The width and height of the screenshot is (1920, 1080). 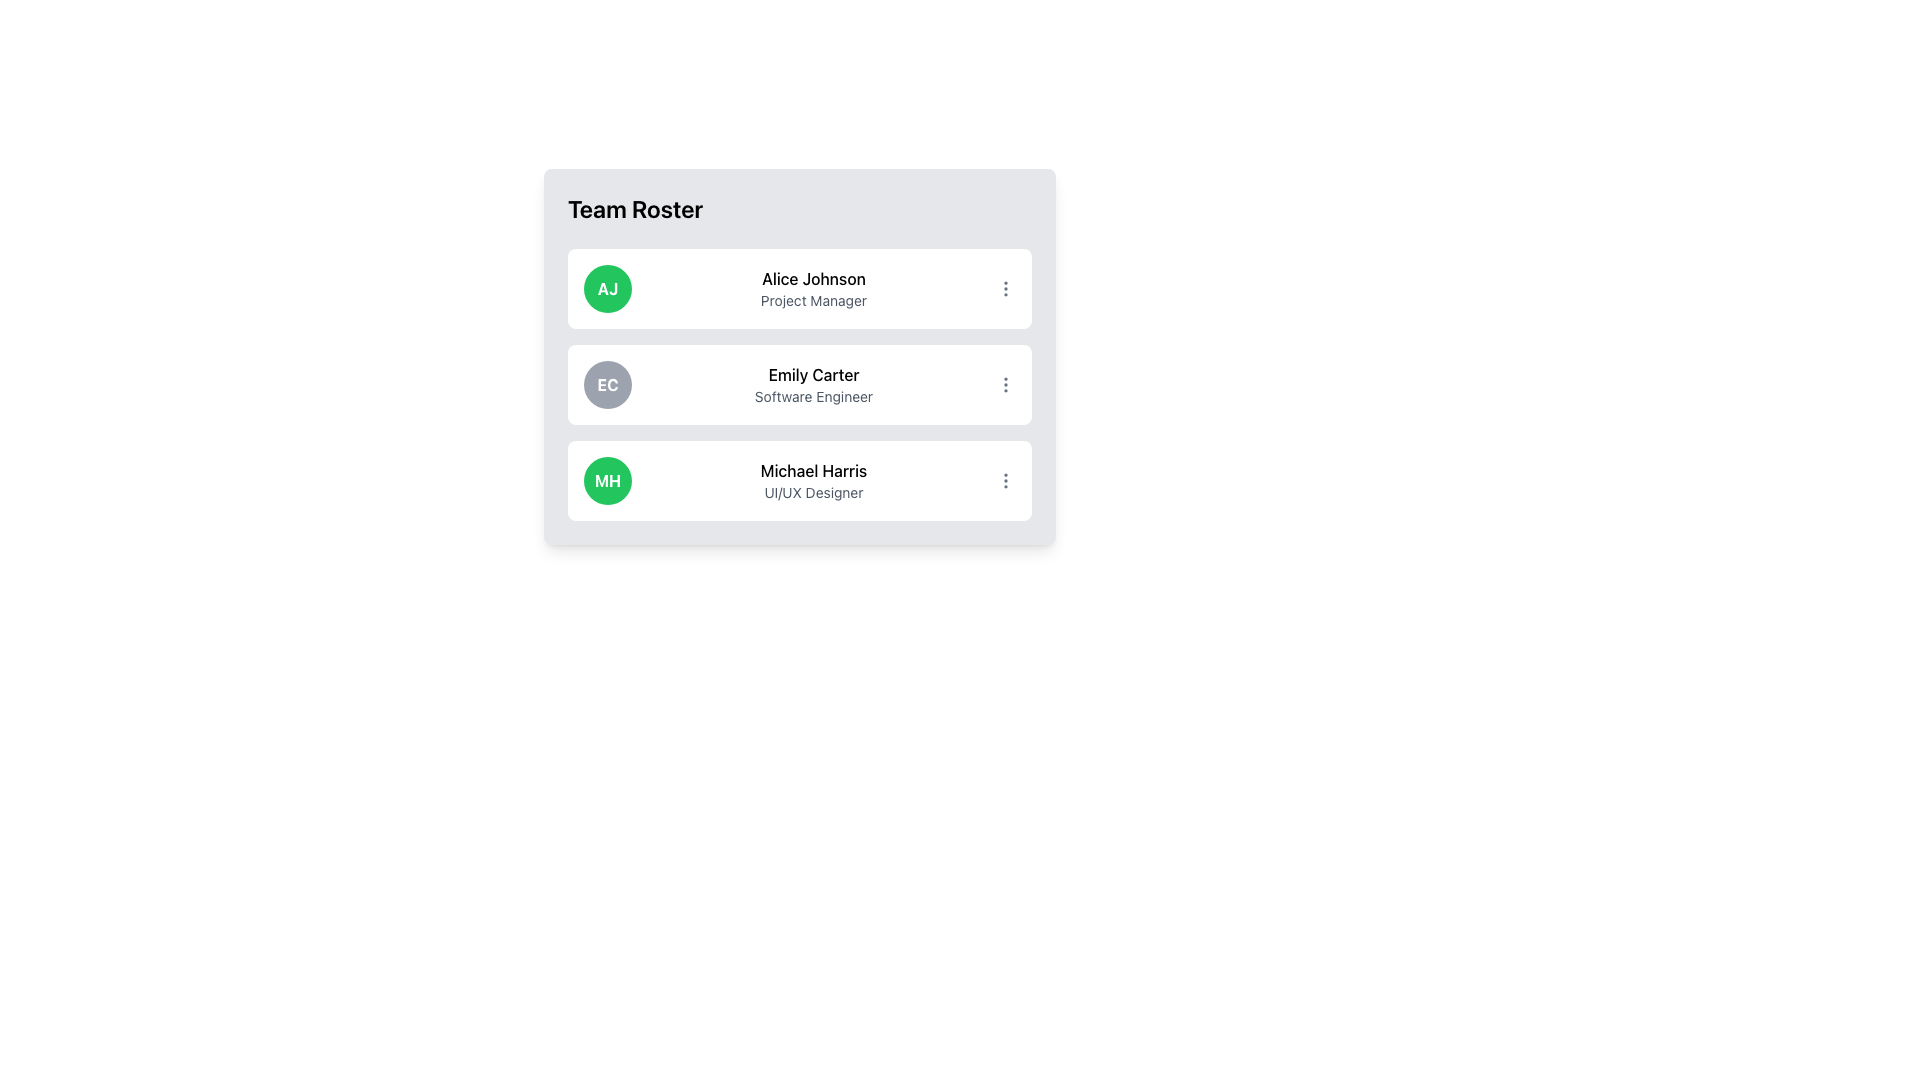 I want to click on the Text Display element that represents a team member's name and job title within the first card of the 'Team Roster' panel, so click(x=814, y=289).